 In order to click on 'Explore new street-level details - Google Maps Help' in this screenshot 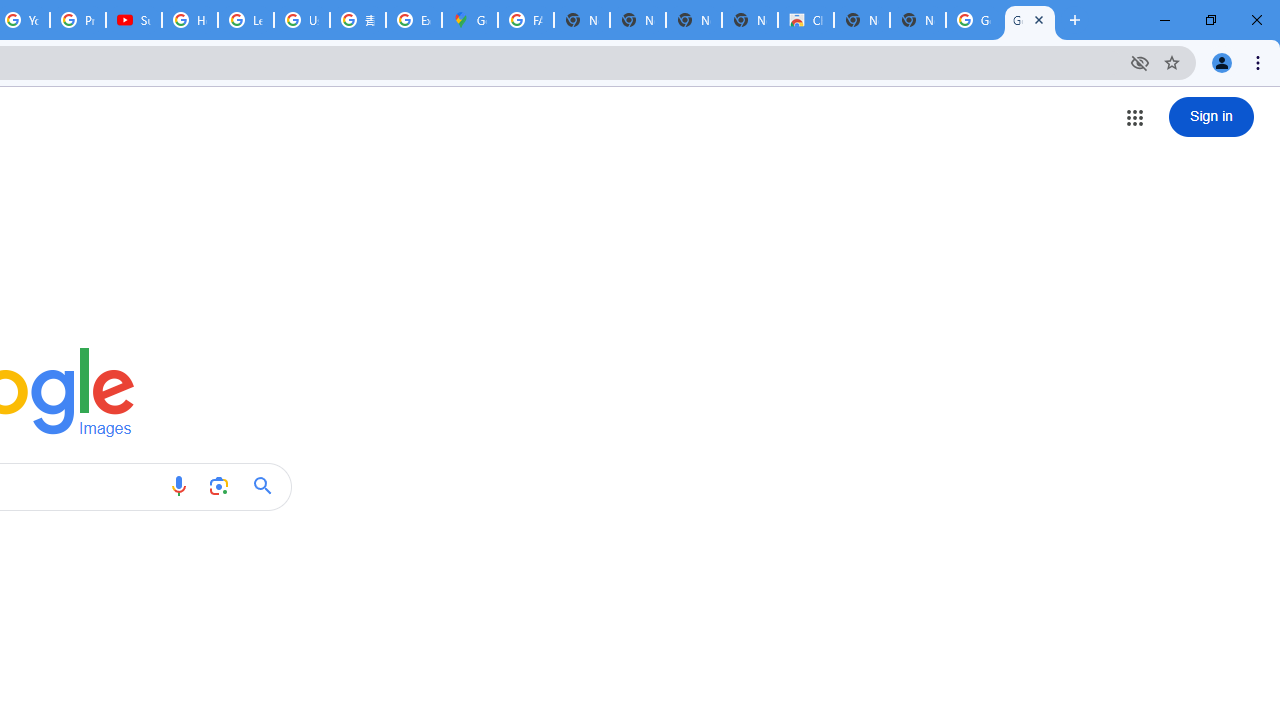, I will do `click(413, 20)`.